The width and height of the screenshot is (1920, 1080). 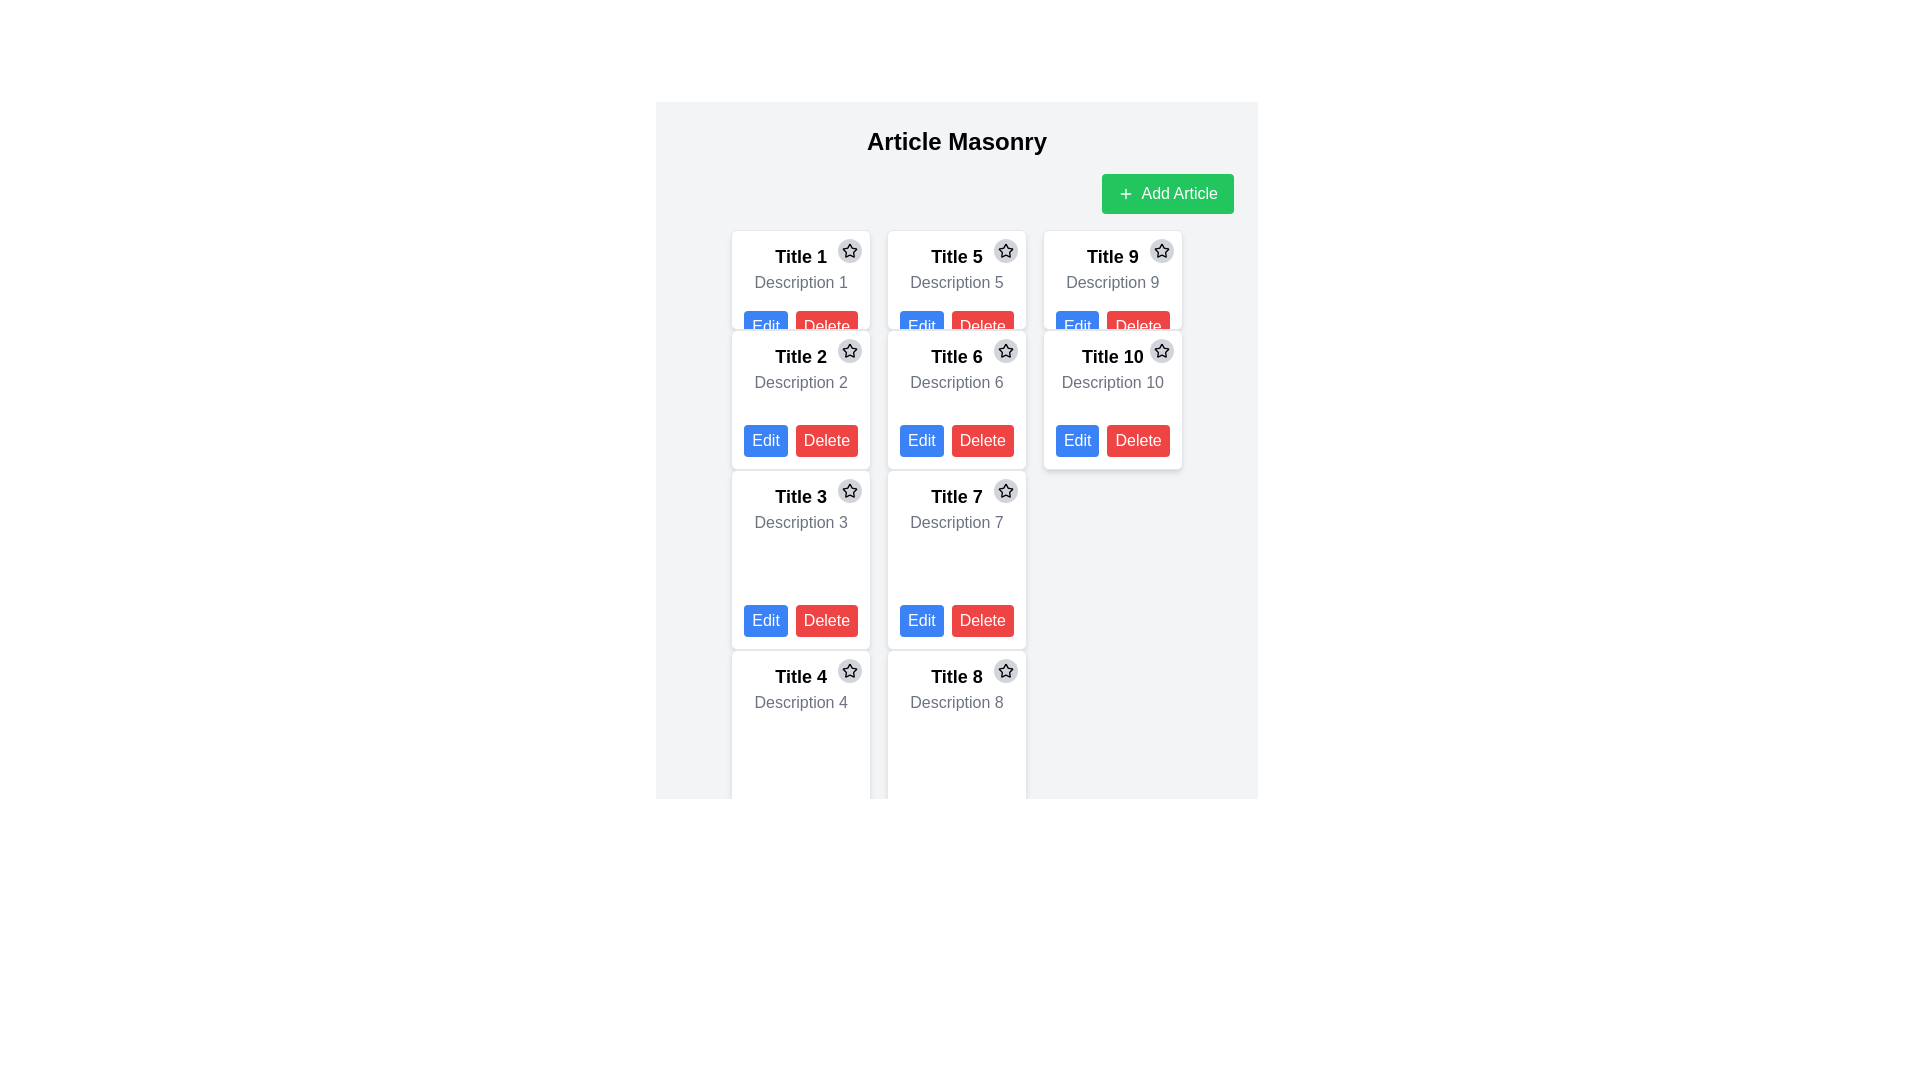 What do you see at coordinates (955, 356) in the screenshot?
I see `the Text label element displaying 'Title 6' in bold and large font, which is located at the top of its card layout, above descriptive text and buttons` at bounding box center [955, 356].